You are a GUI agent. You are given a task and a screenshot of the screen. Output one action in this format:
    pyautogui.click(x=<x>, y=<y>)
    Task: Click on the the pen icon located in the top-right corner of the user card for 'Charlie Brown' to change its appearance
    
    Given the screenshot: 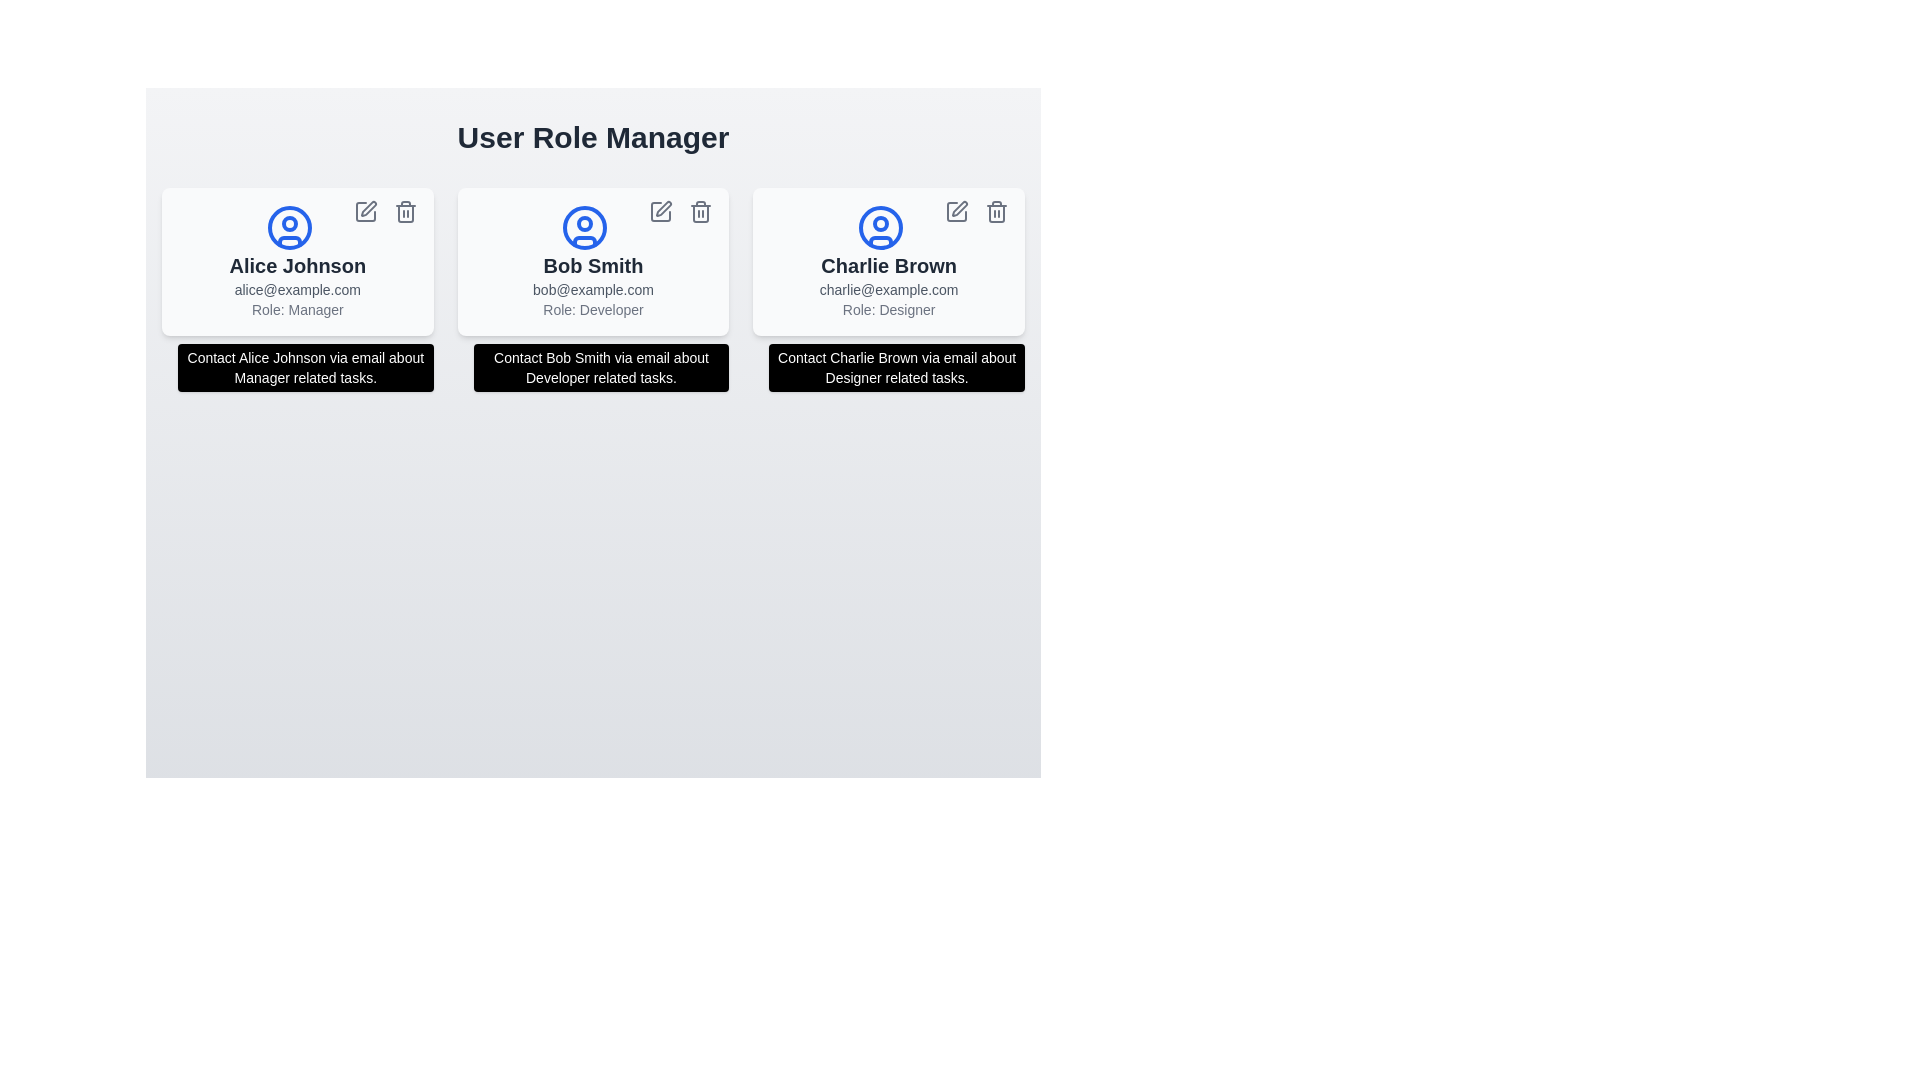 What is the action you would take?
    pyautogui.click(x=955, y=212)
    